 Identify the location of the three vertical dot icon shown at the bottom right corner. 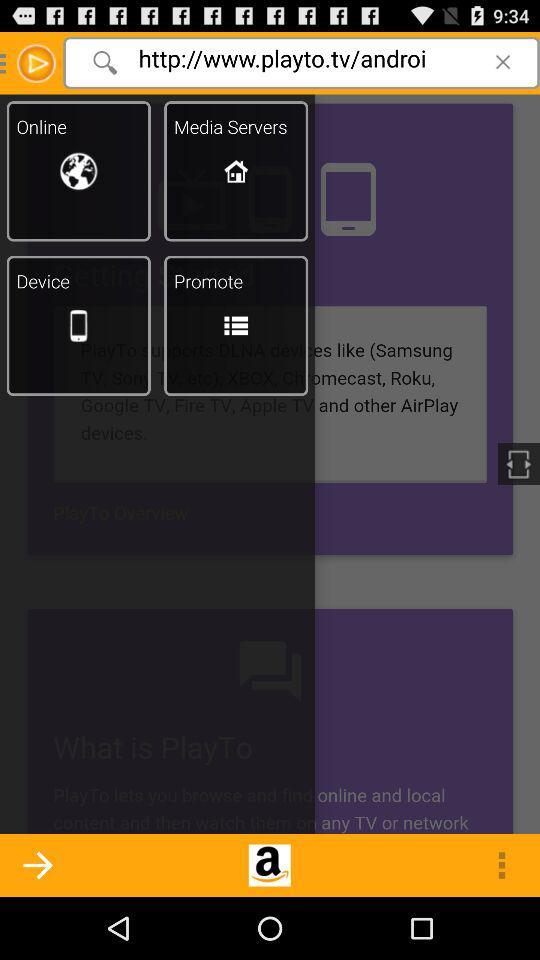
(500, 864).